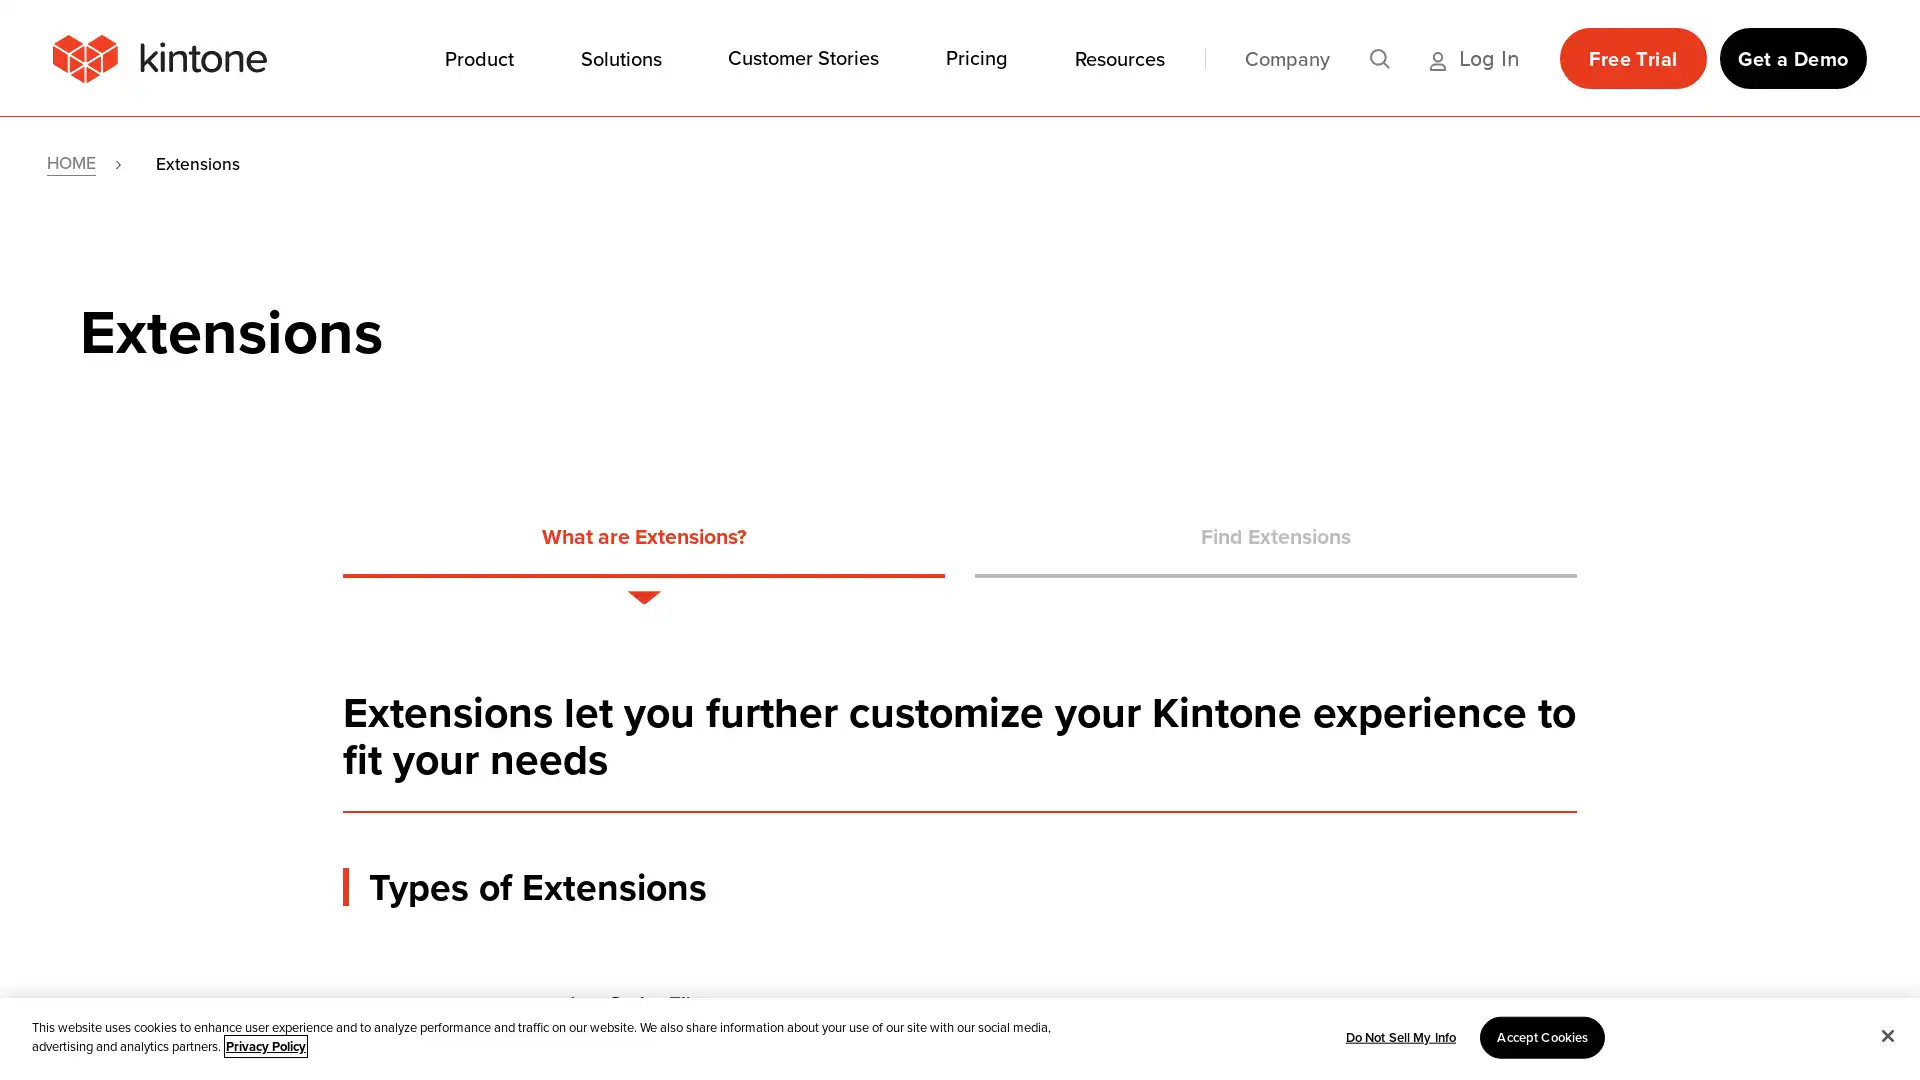 This screenshot has height=1080, width=1920. What do you see at coordinates (1474, 56) in the screenshot?
I see `Log In` at bounding box center [1474, 56].